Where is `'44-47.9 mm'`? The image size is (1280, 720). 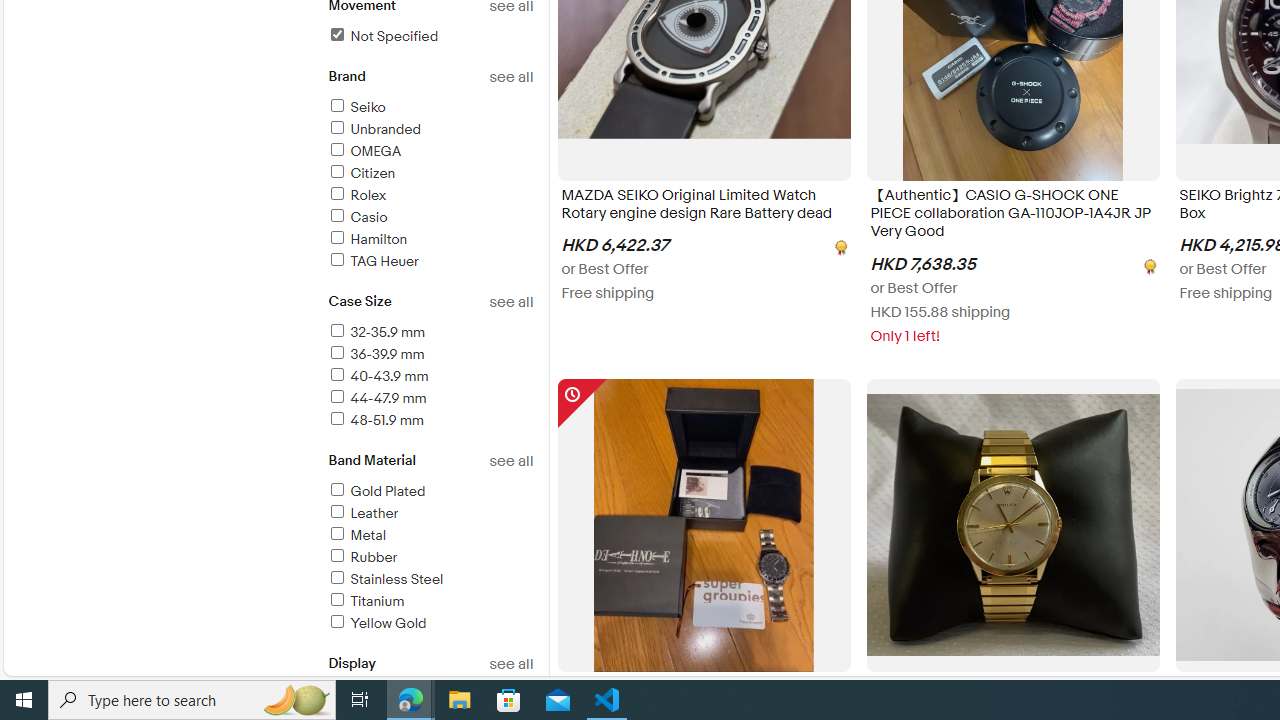
'44-47.9 mm' is located at coordinates (429, 399).